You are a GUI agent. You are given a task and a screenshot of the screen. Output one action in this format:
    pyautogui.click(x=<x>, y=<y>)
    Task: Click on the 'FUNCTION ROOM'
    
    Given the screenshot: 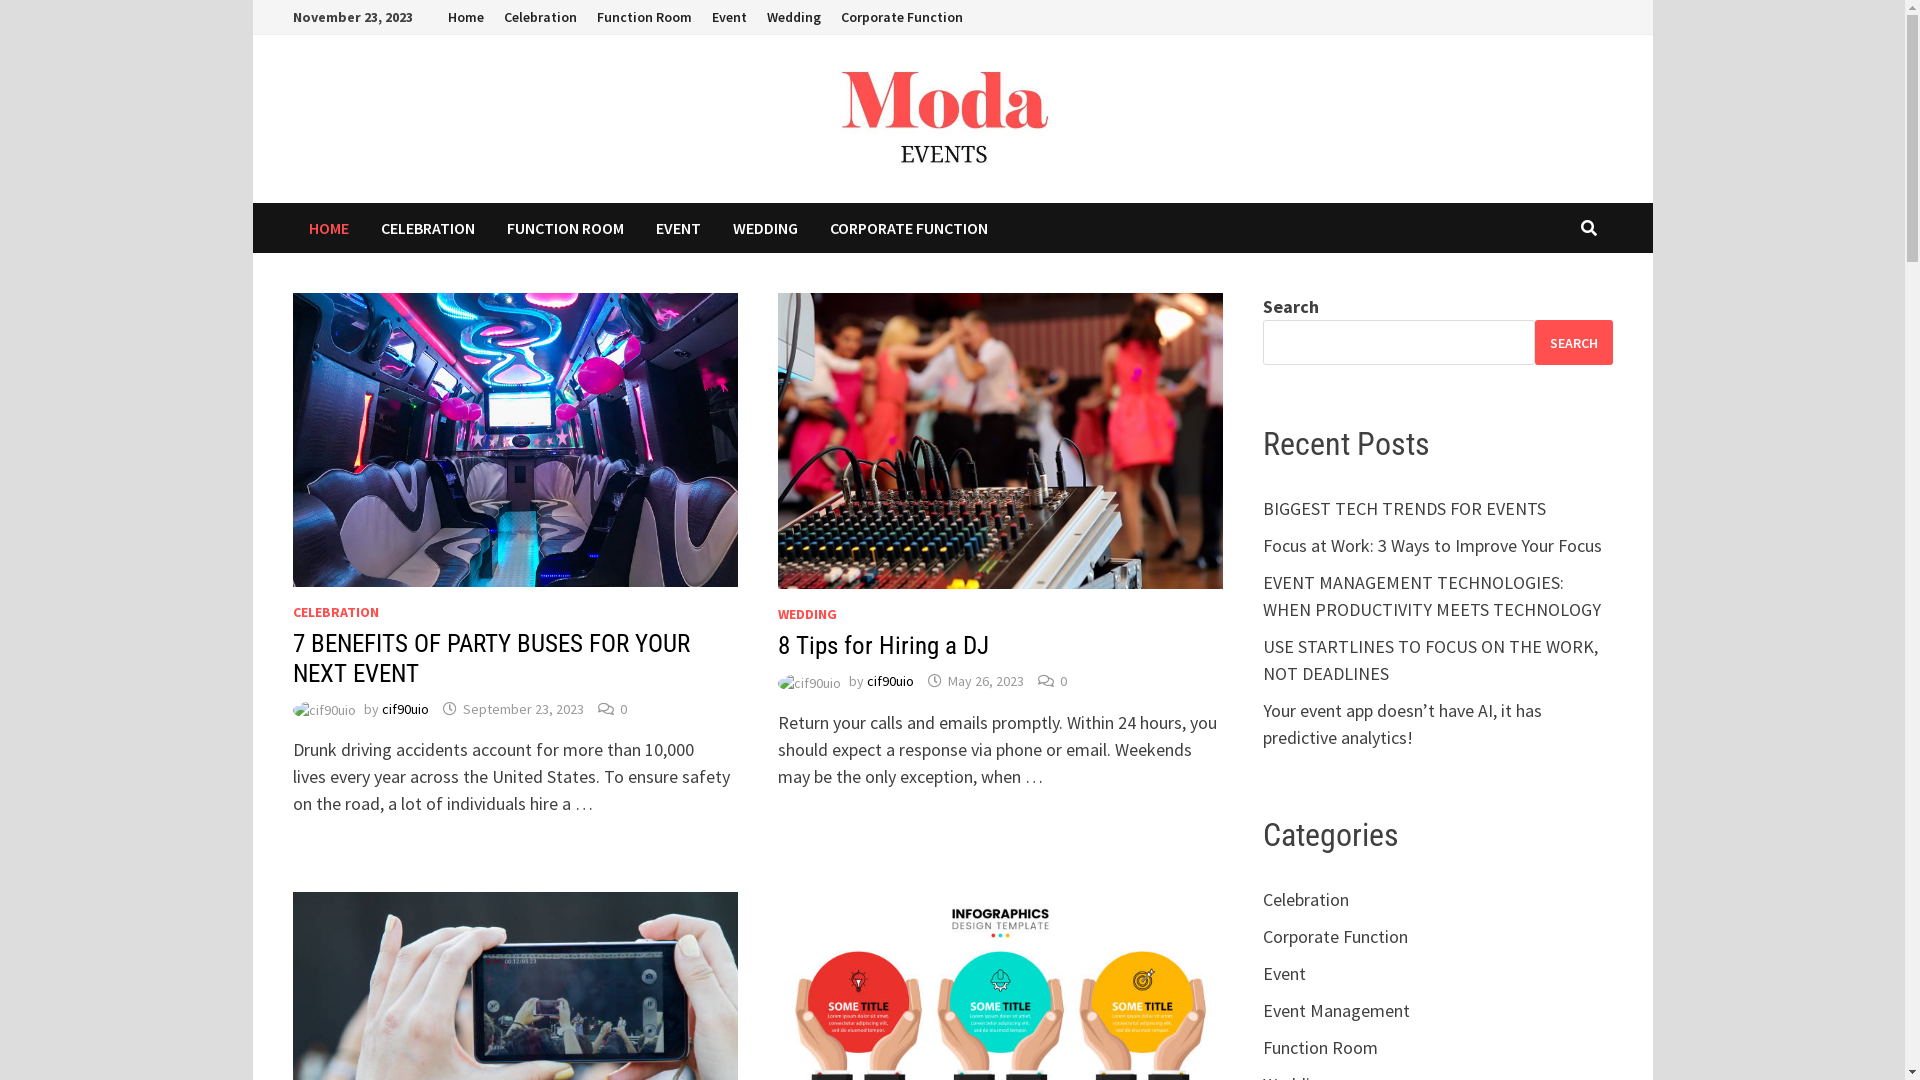 What is the action you would take?
    pyautogui.click(x=489, y=226)
    